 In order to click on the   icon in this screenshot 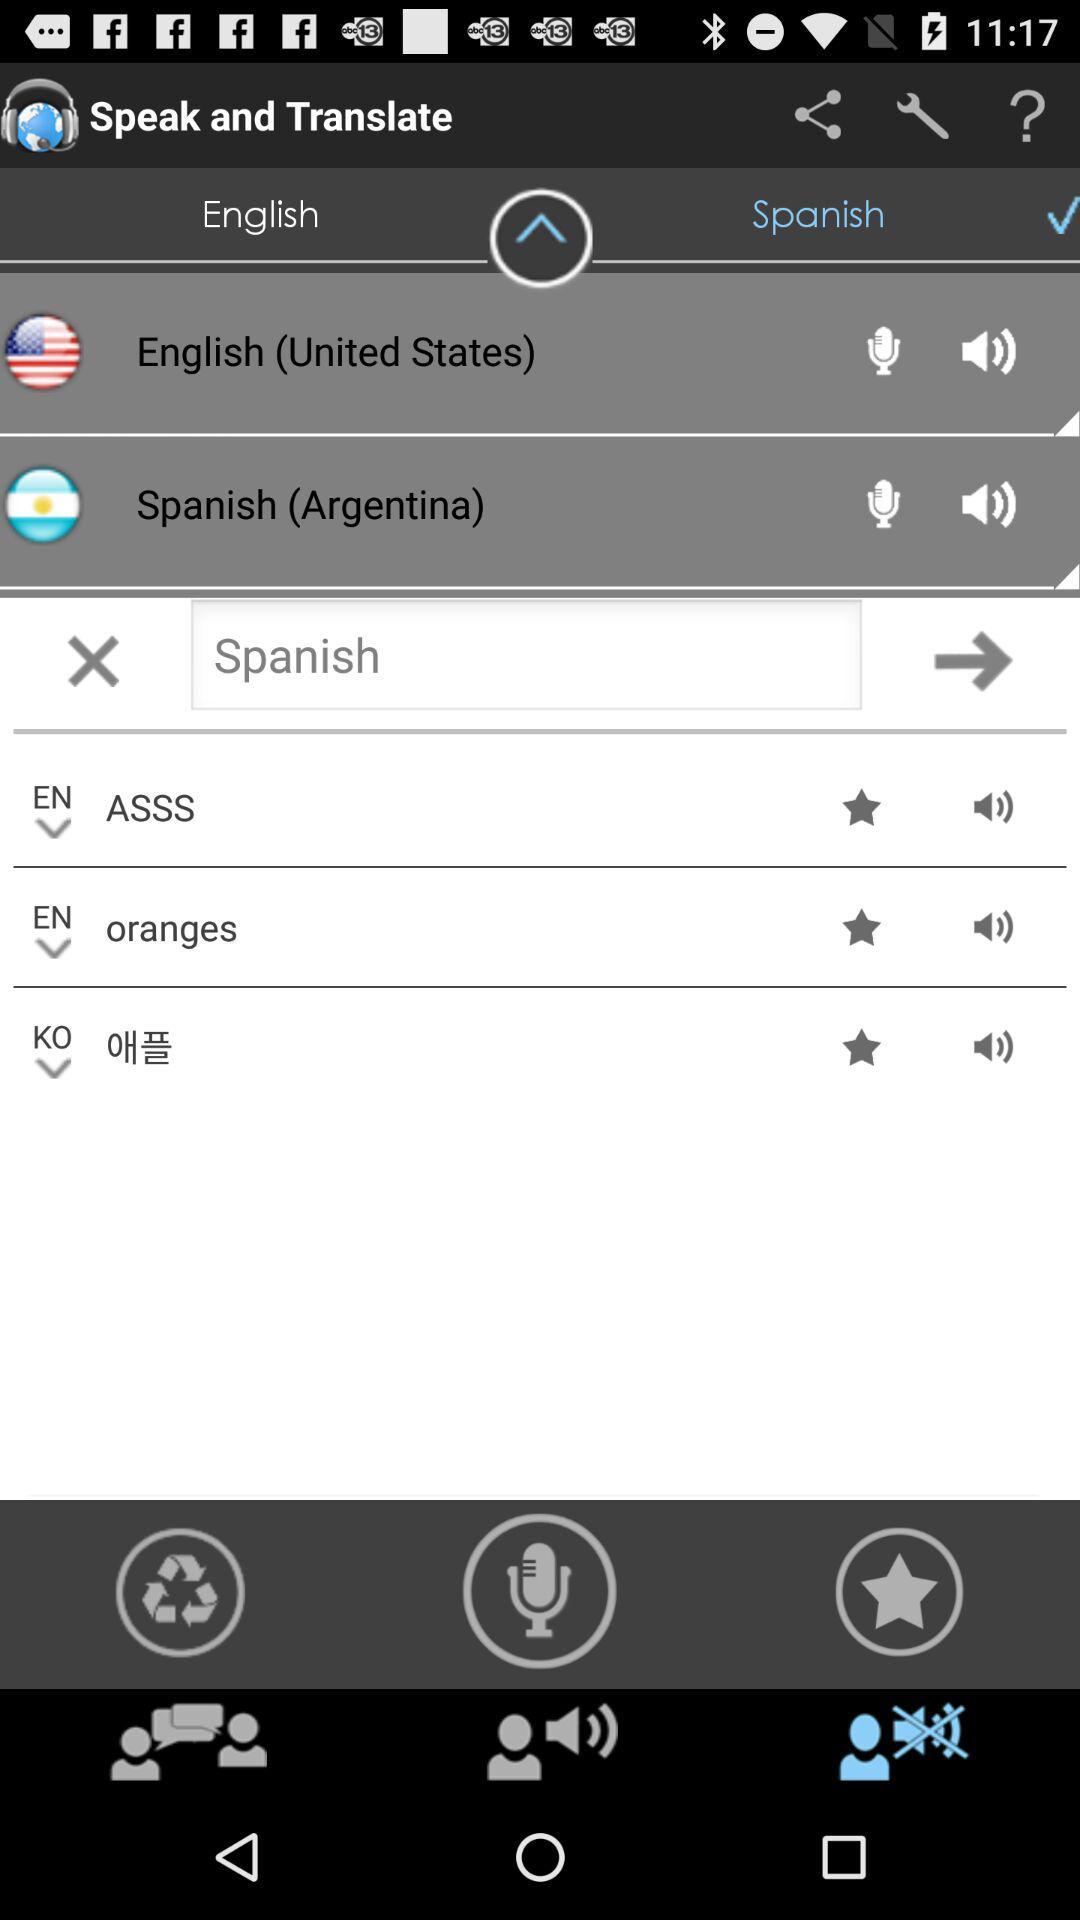, I will do `click(540, 239)`.